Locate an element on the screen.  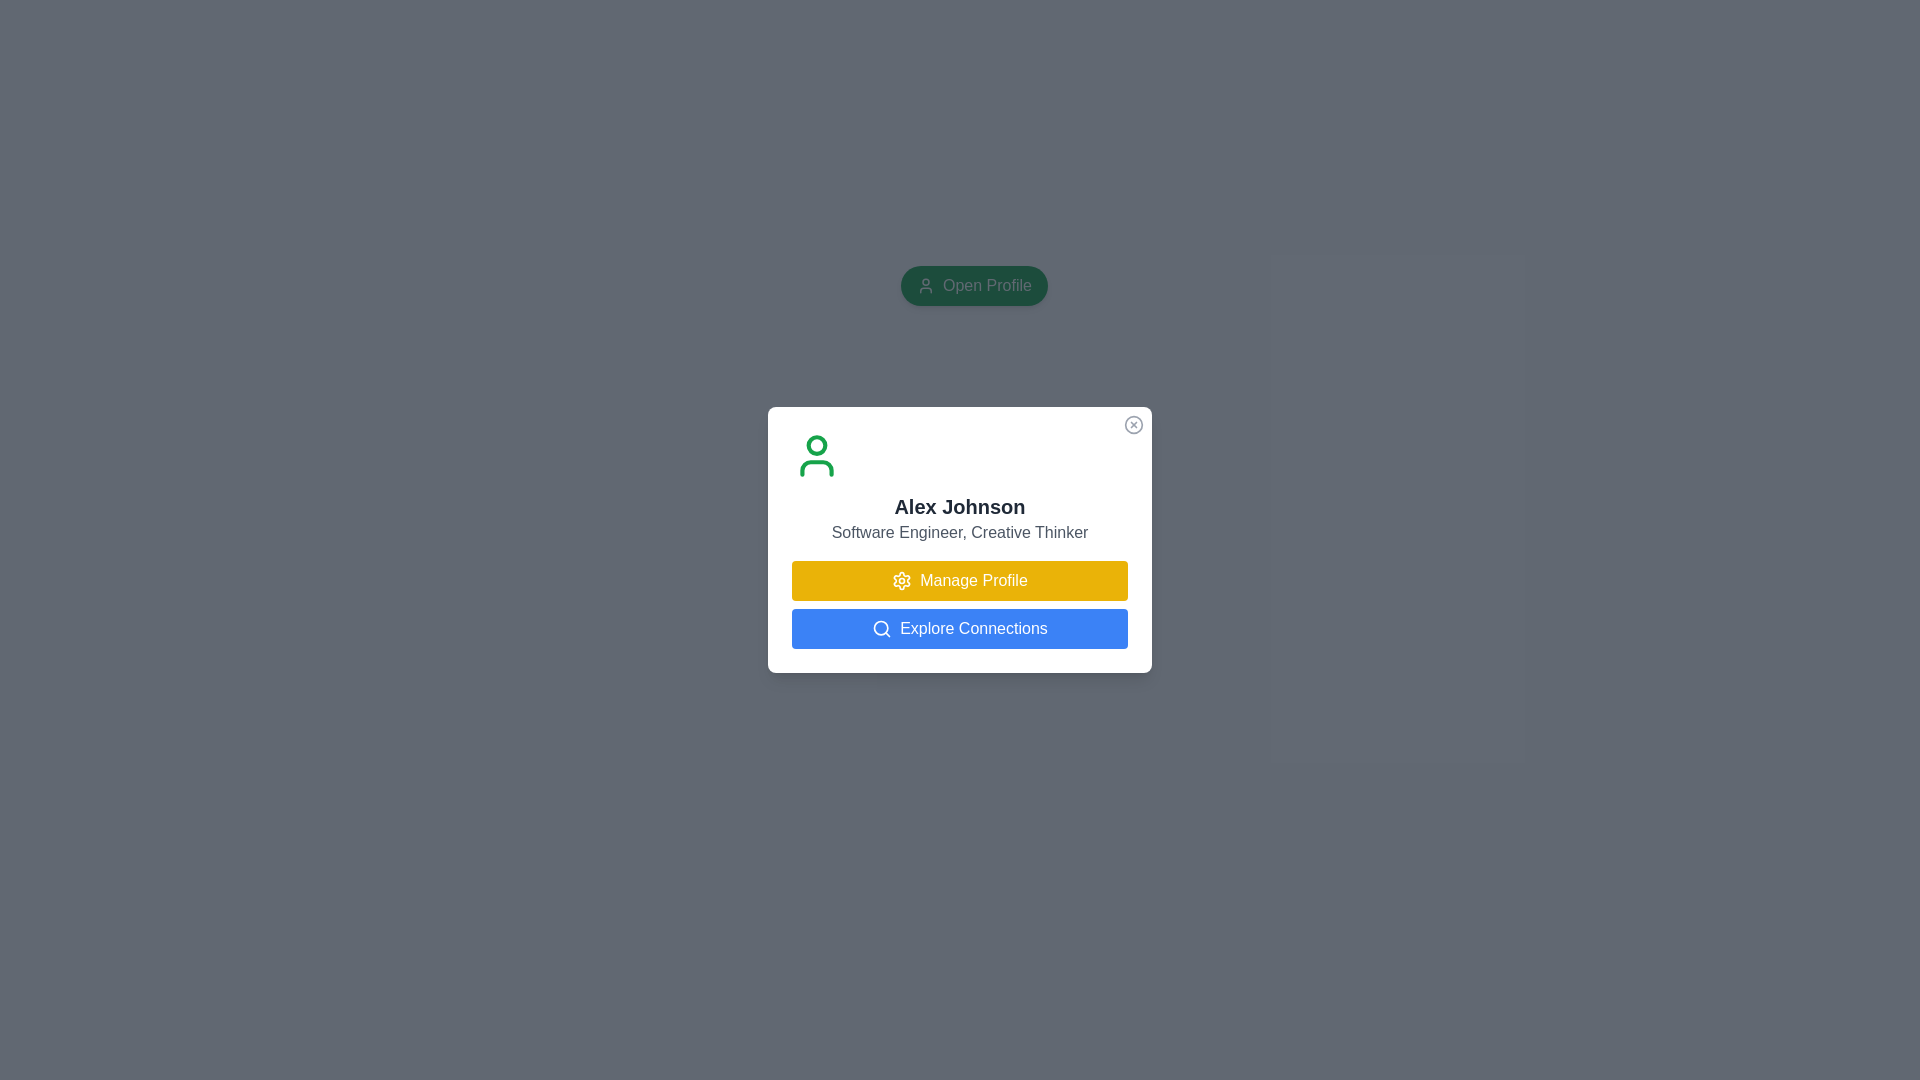
the profile icon located in the top-left corner of the profile card, which represents the user and is directly above the name 'Alex Johnson' is located at coordinates (816, 455).